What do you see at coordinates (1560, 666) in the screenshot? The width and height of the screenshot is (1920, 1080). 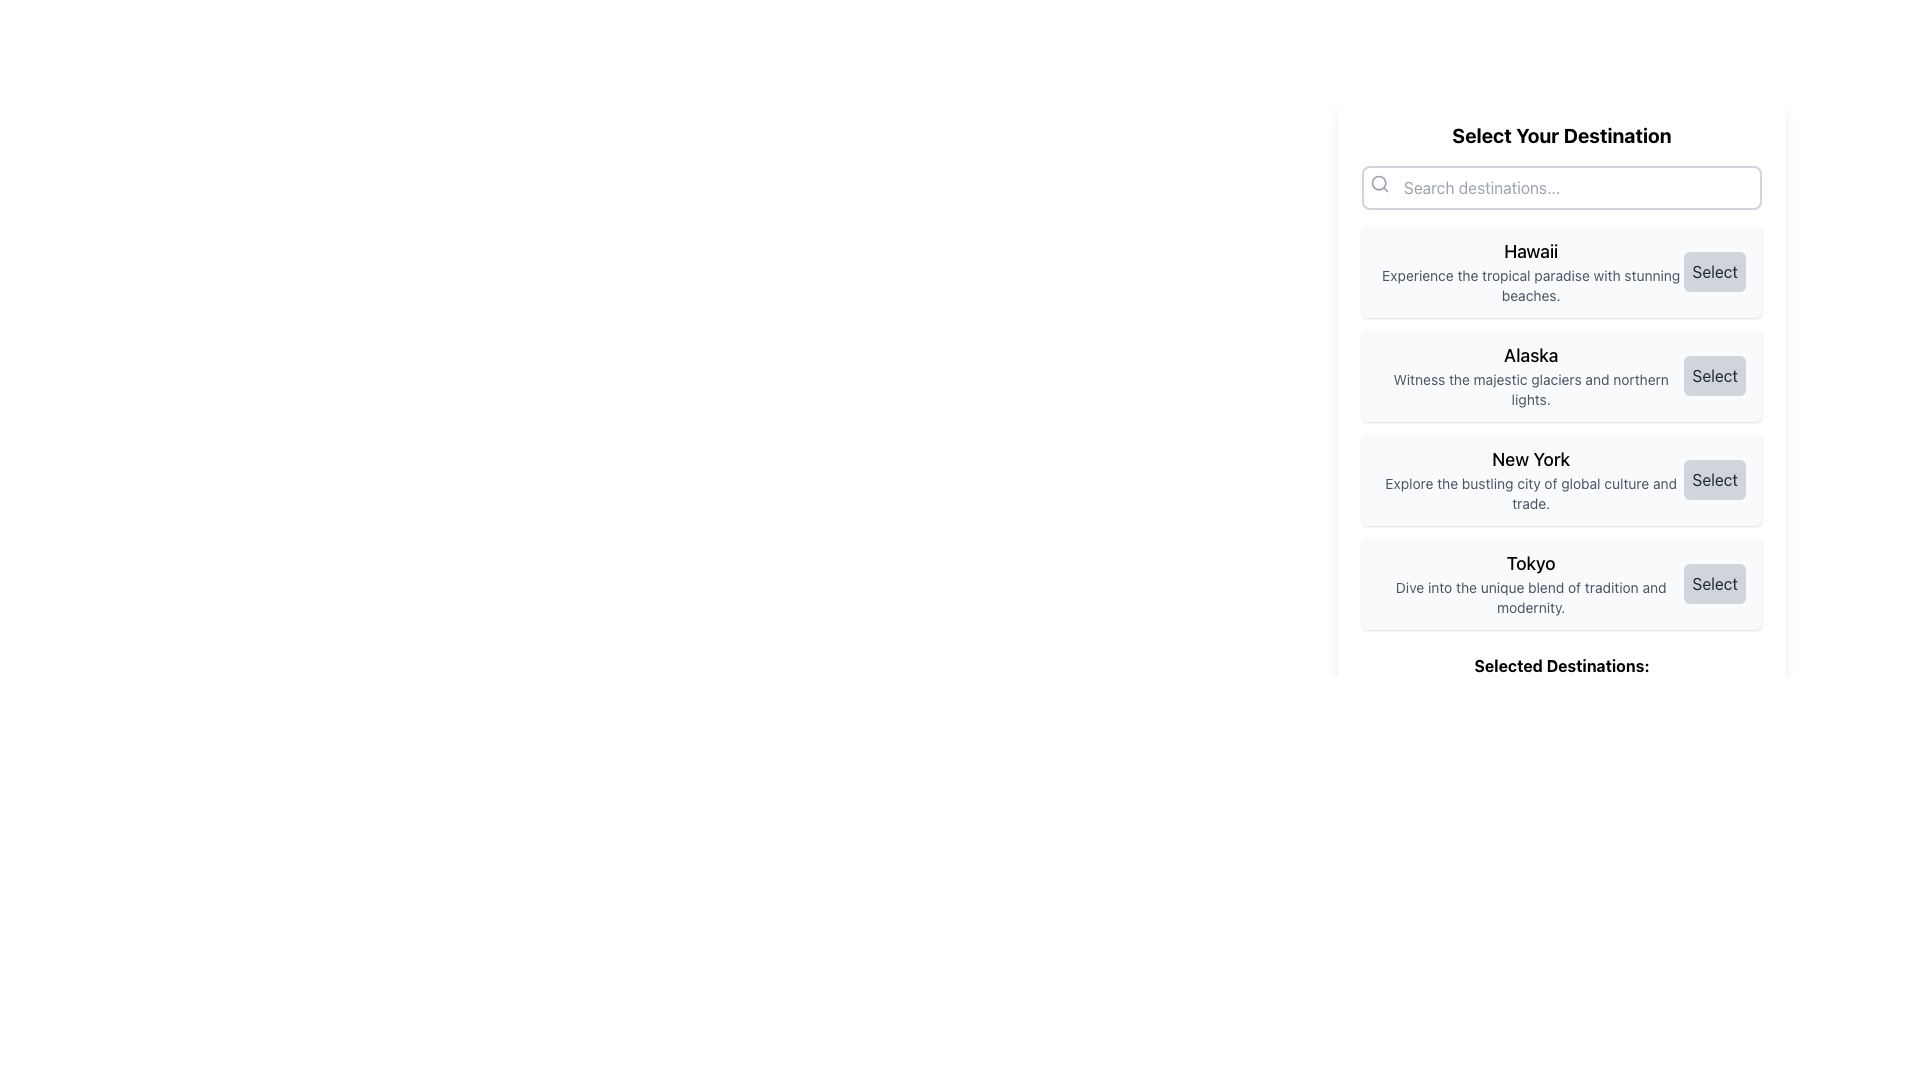 I see `the text element that serves as a label for the currently selected destinations, positioned centrally at the bottom of the interface` at bounding box center [1560, 666].